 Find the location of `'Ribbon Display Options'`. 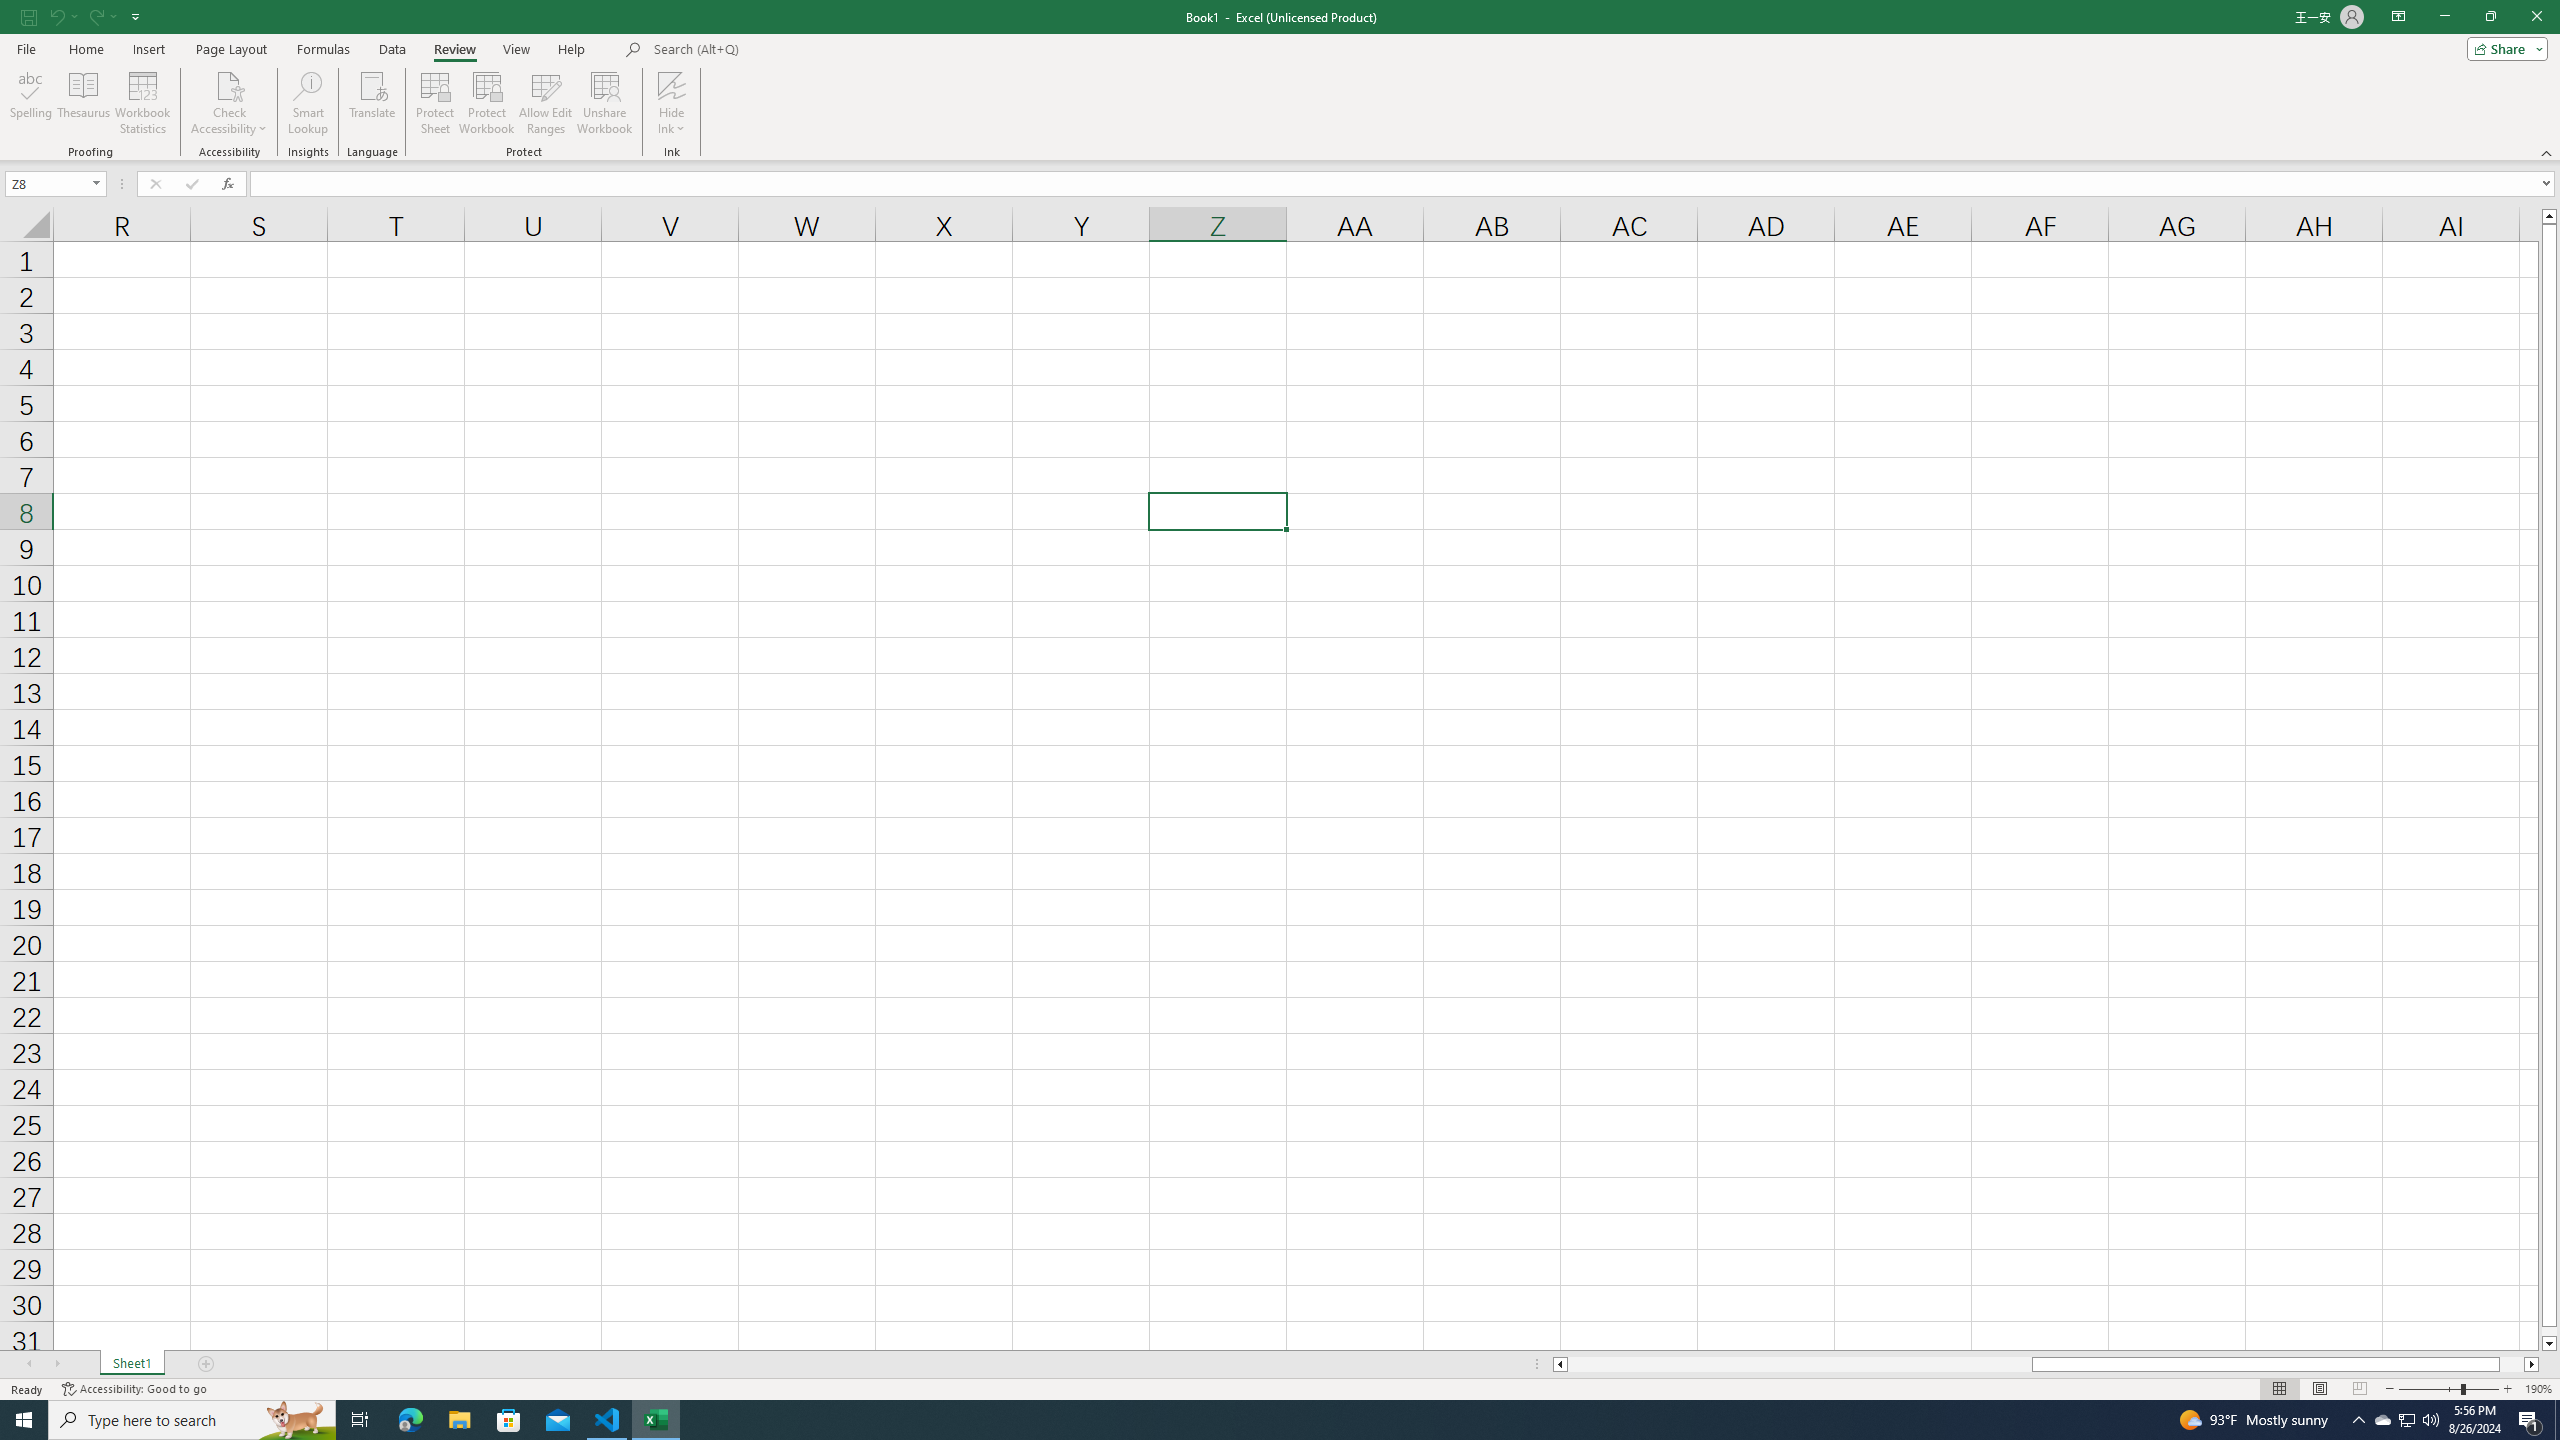

'Ribbon Display Options' is located at coordinates (2397, 16).